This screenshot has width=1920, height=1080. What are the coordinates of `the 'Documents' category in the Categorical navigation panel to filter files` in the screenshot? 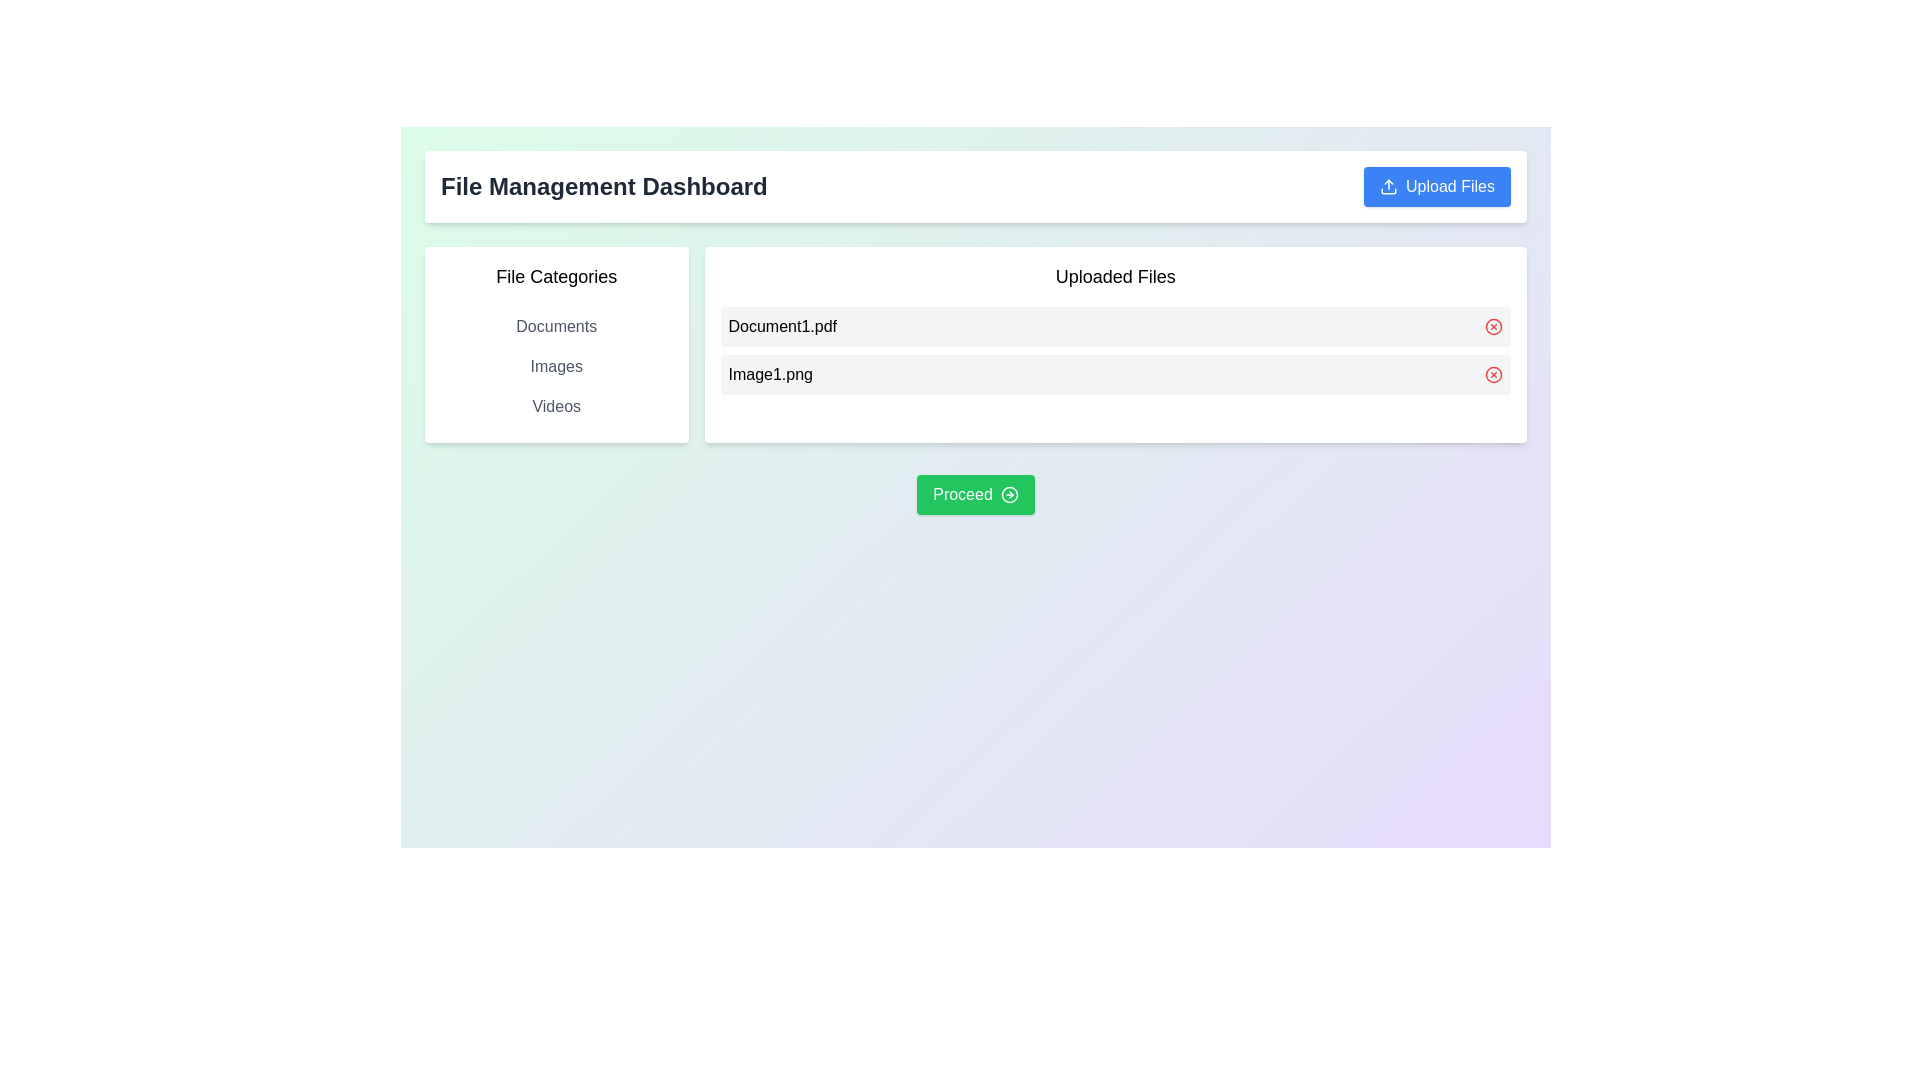 It's located at (556, 343).